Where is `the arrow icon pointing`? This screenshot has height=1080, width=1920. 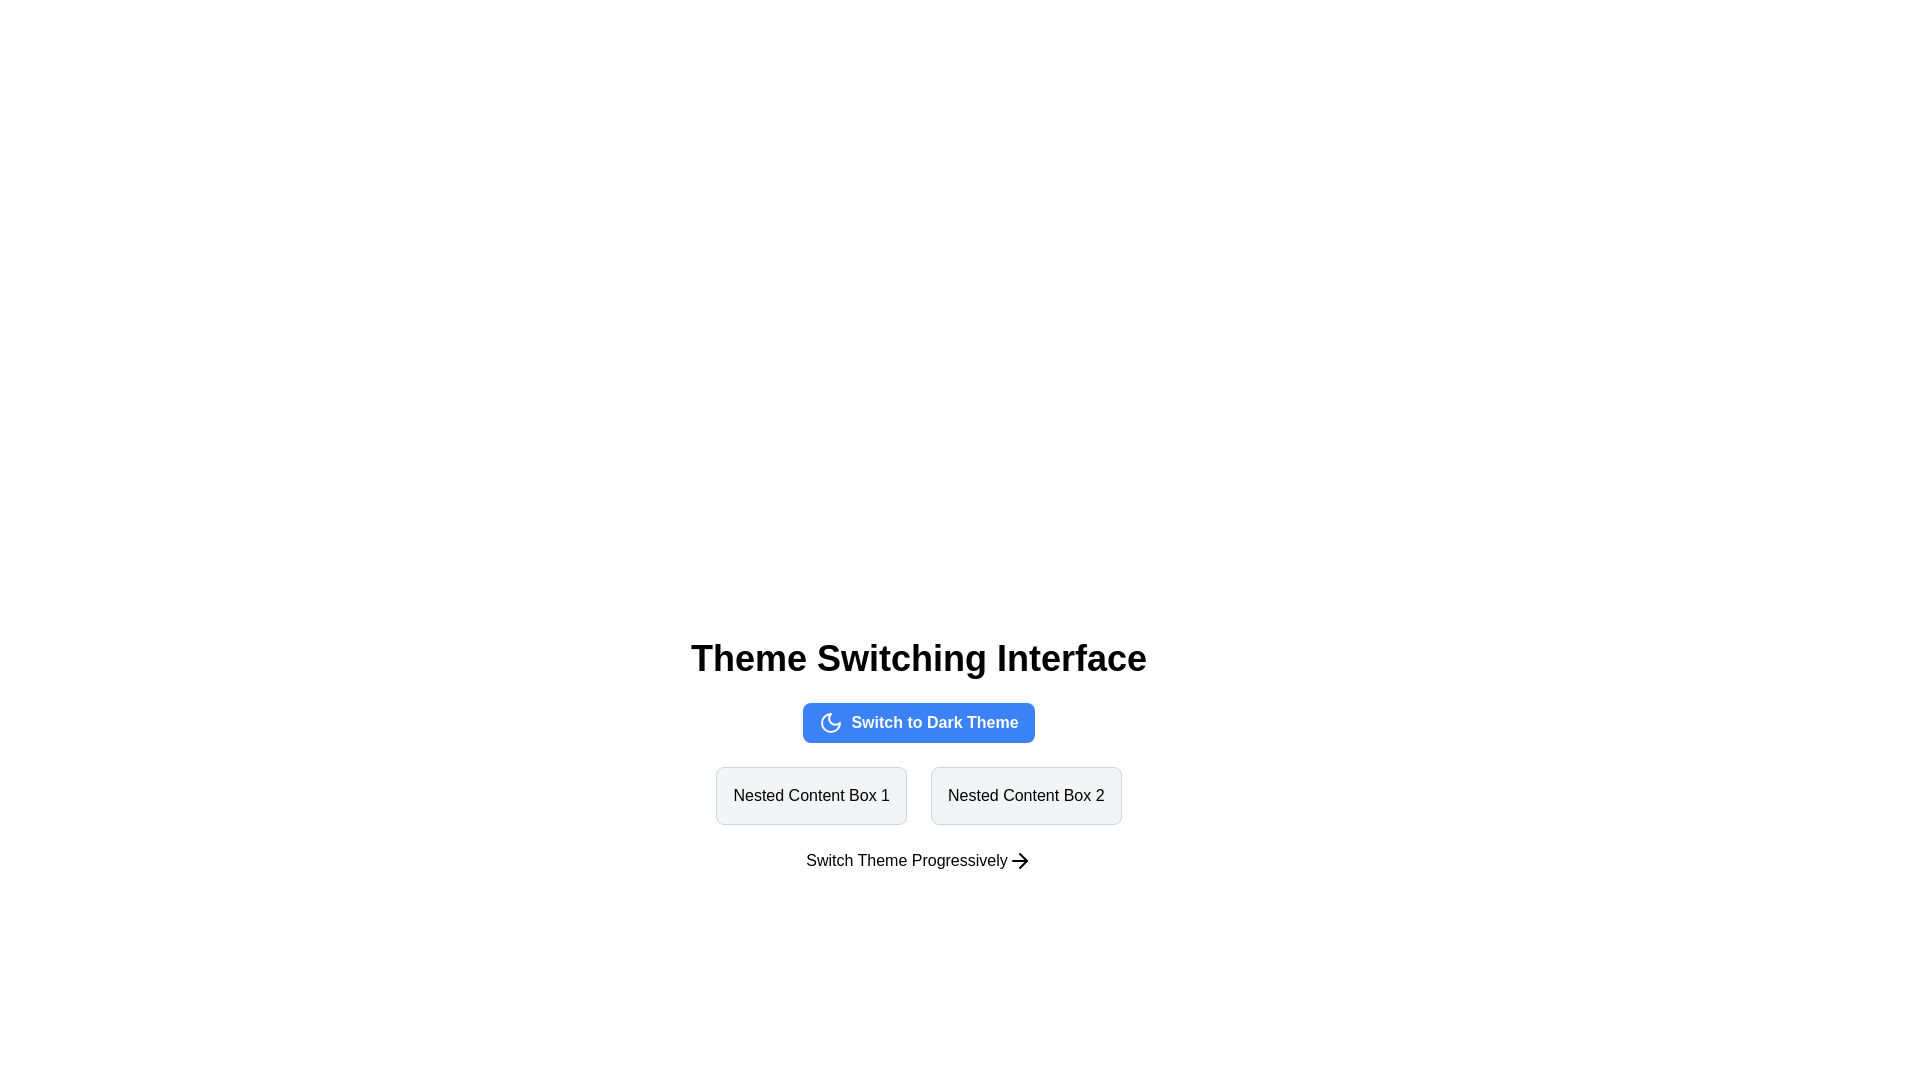
the arrow icon pointing is located at coordinates (1019, 859).